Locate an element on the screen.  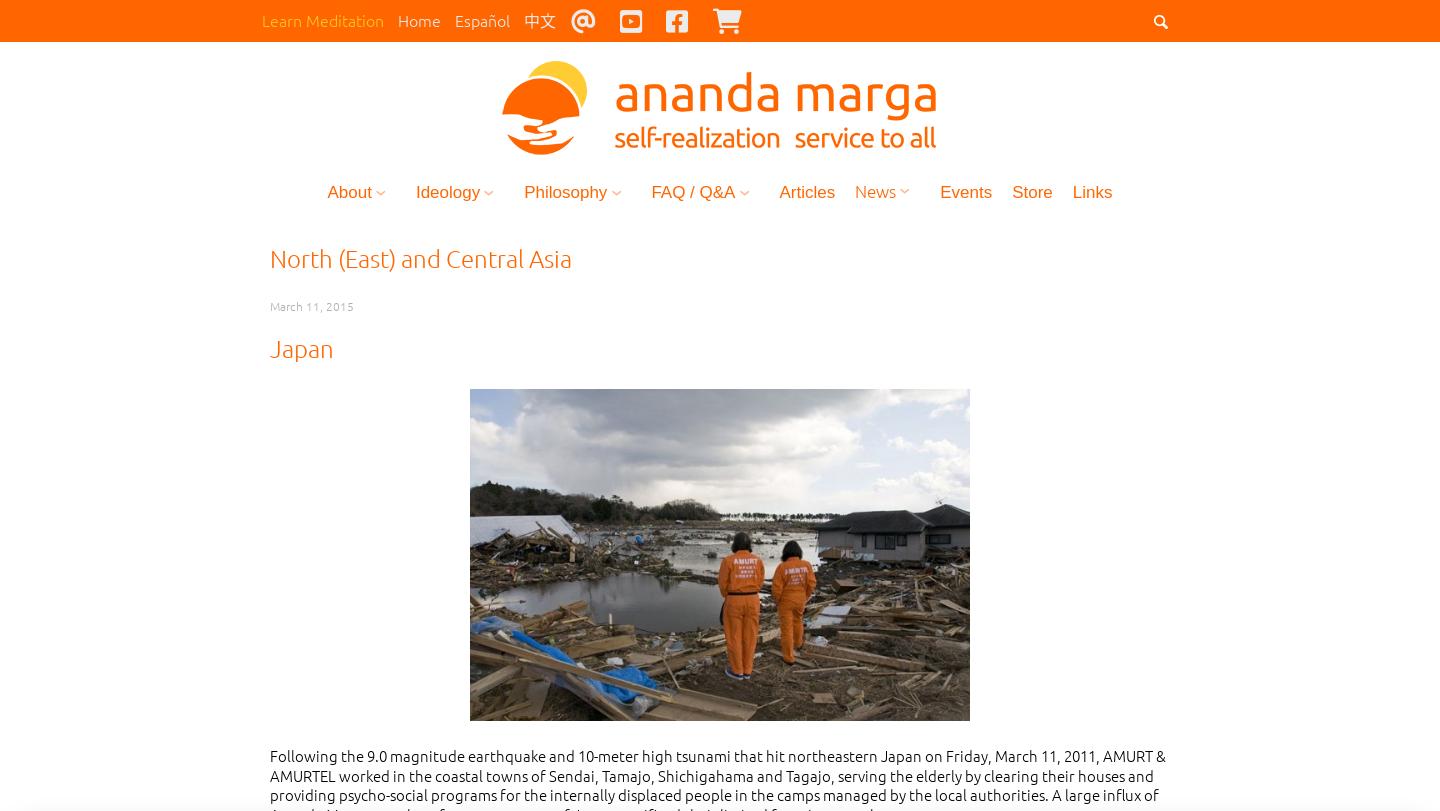
'Spiritual Ecovillages' is located at coordinates (611, 489).